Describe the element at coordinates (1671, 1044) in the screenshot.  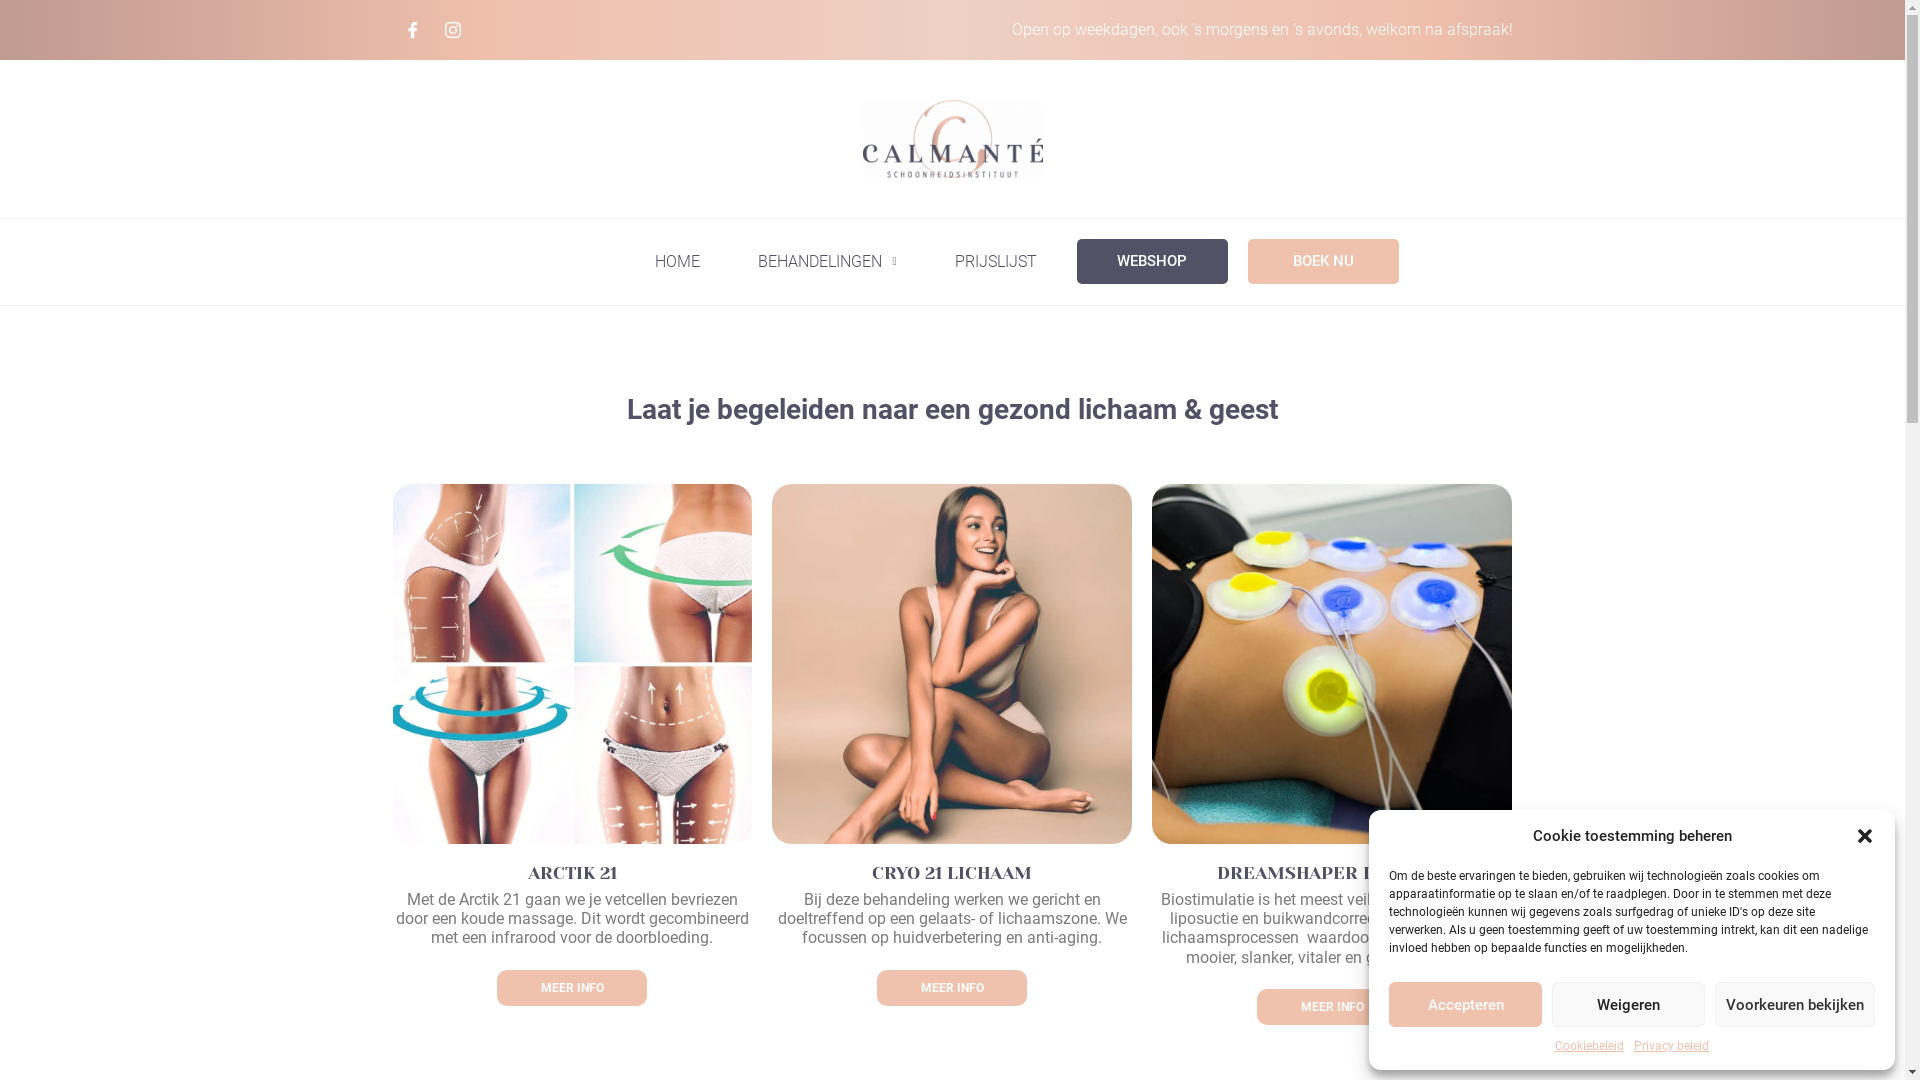
I see `'Privacy beleid'` at that location.